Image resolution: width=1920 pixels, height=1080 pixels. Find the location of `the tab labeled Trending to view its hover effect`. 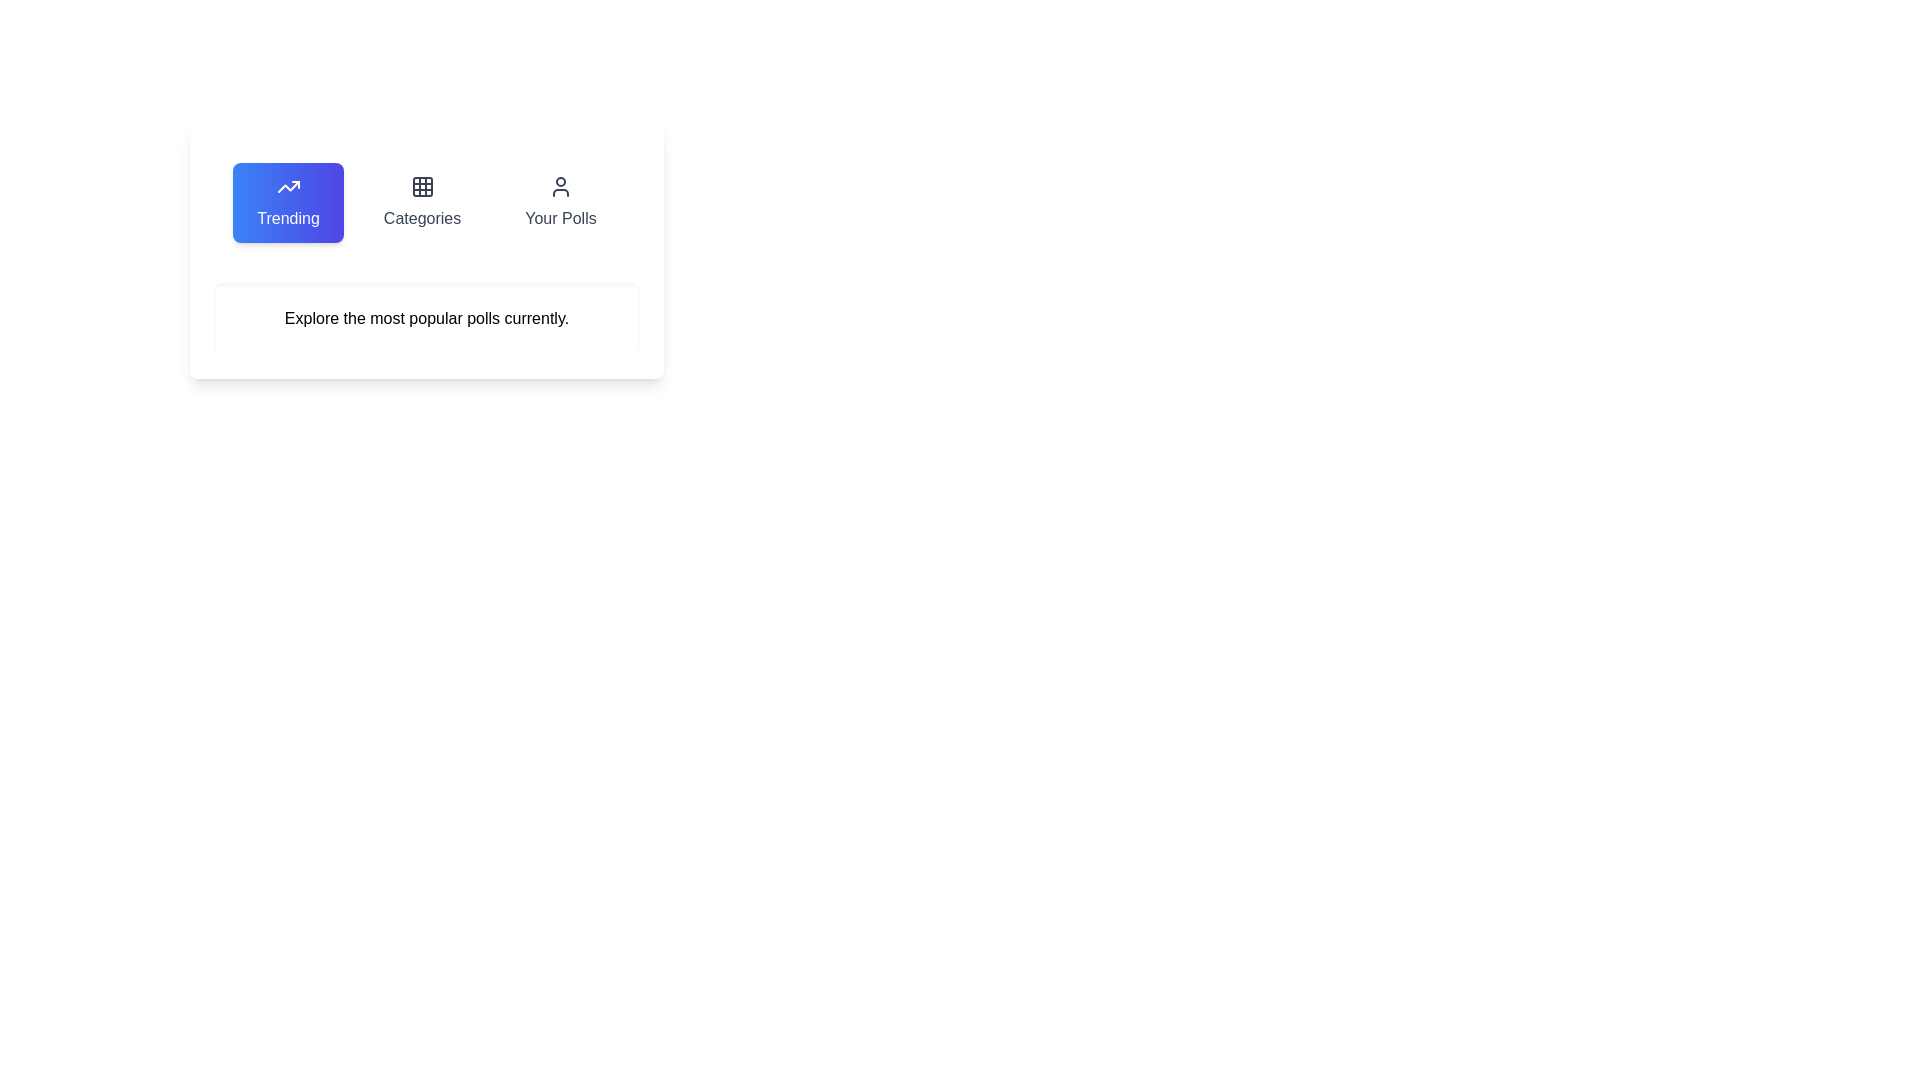

the tab labeled Trending to view its hover effect is located at coordinates (287, 203).